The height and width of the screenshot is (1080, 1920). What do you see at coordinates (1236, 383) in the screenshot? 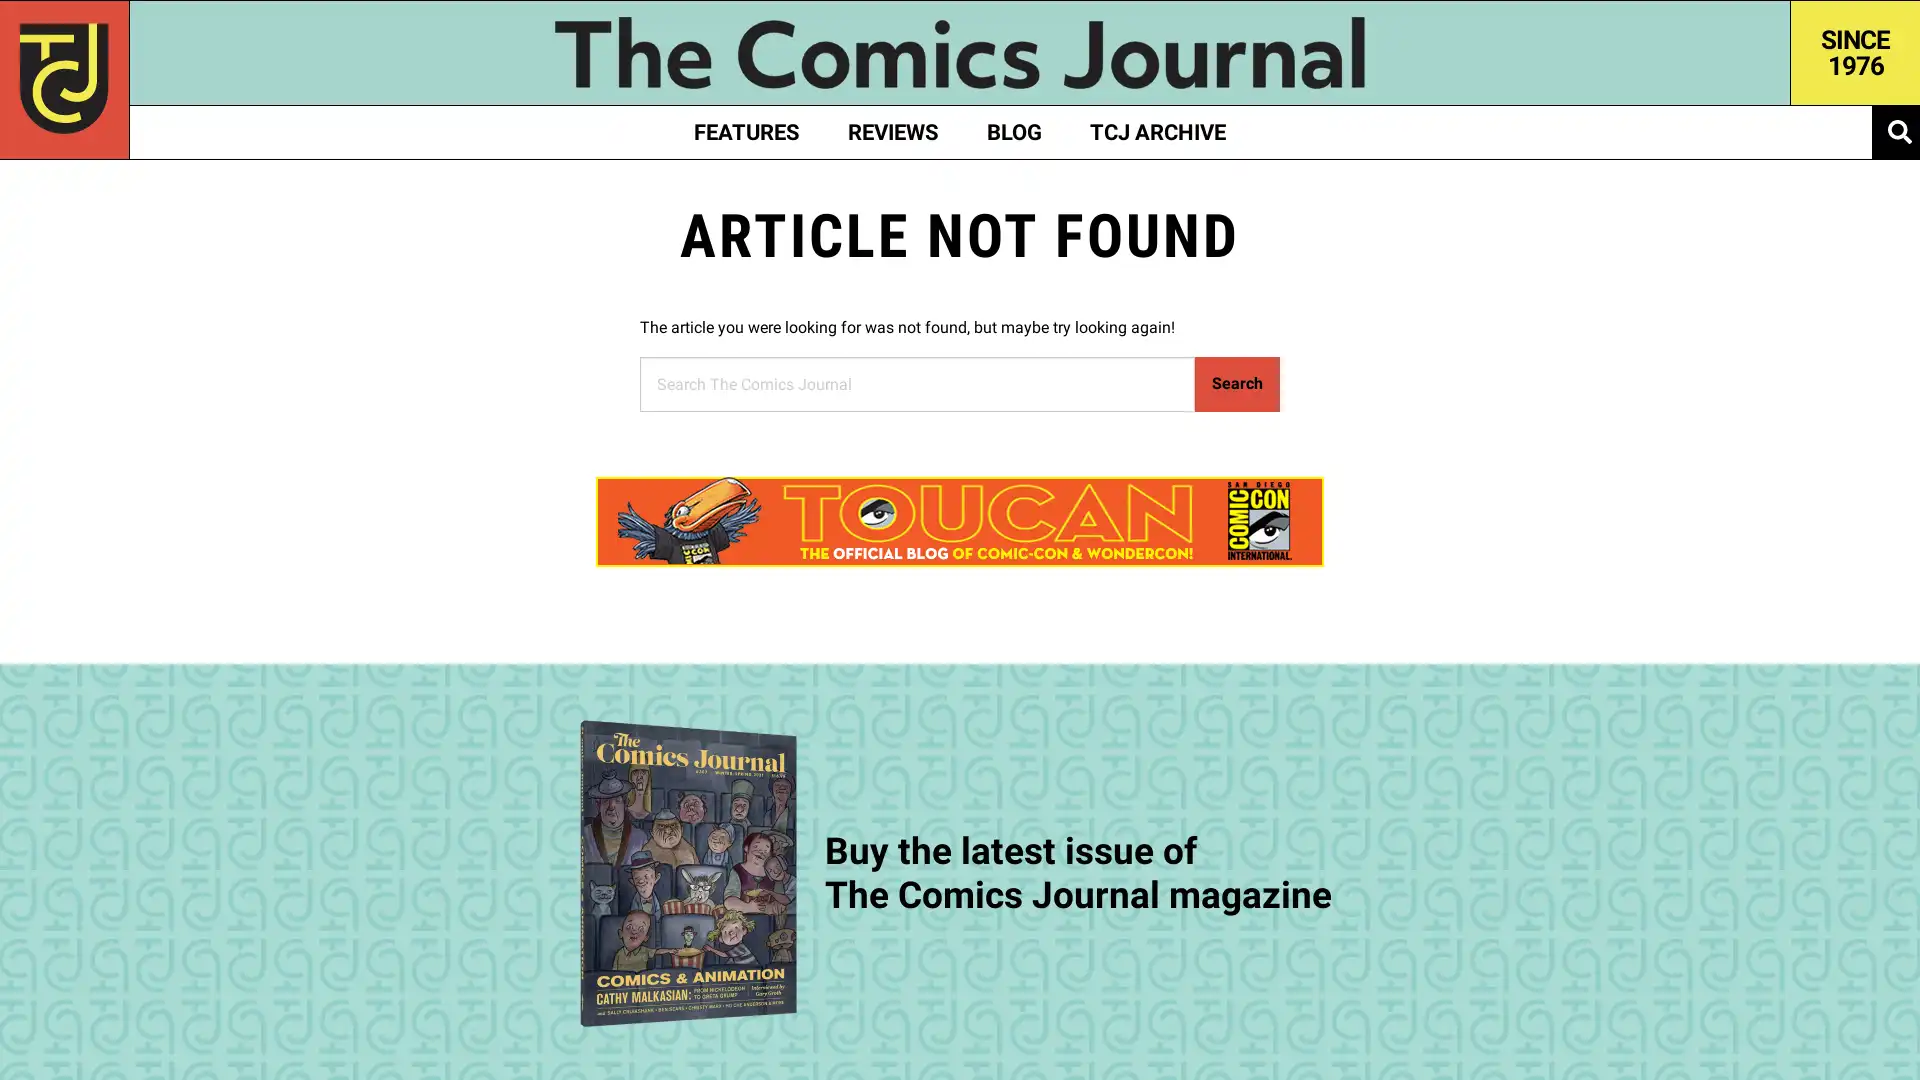
I see `Search` at bounding box center [1236, 383].